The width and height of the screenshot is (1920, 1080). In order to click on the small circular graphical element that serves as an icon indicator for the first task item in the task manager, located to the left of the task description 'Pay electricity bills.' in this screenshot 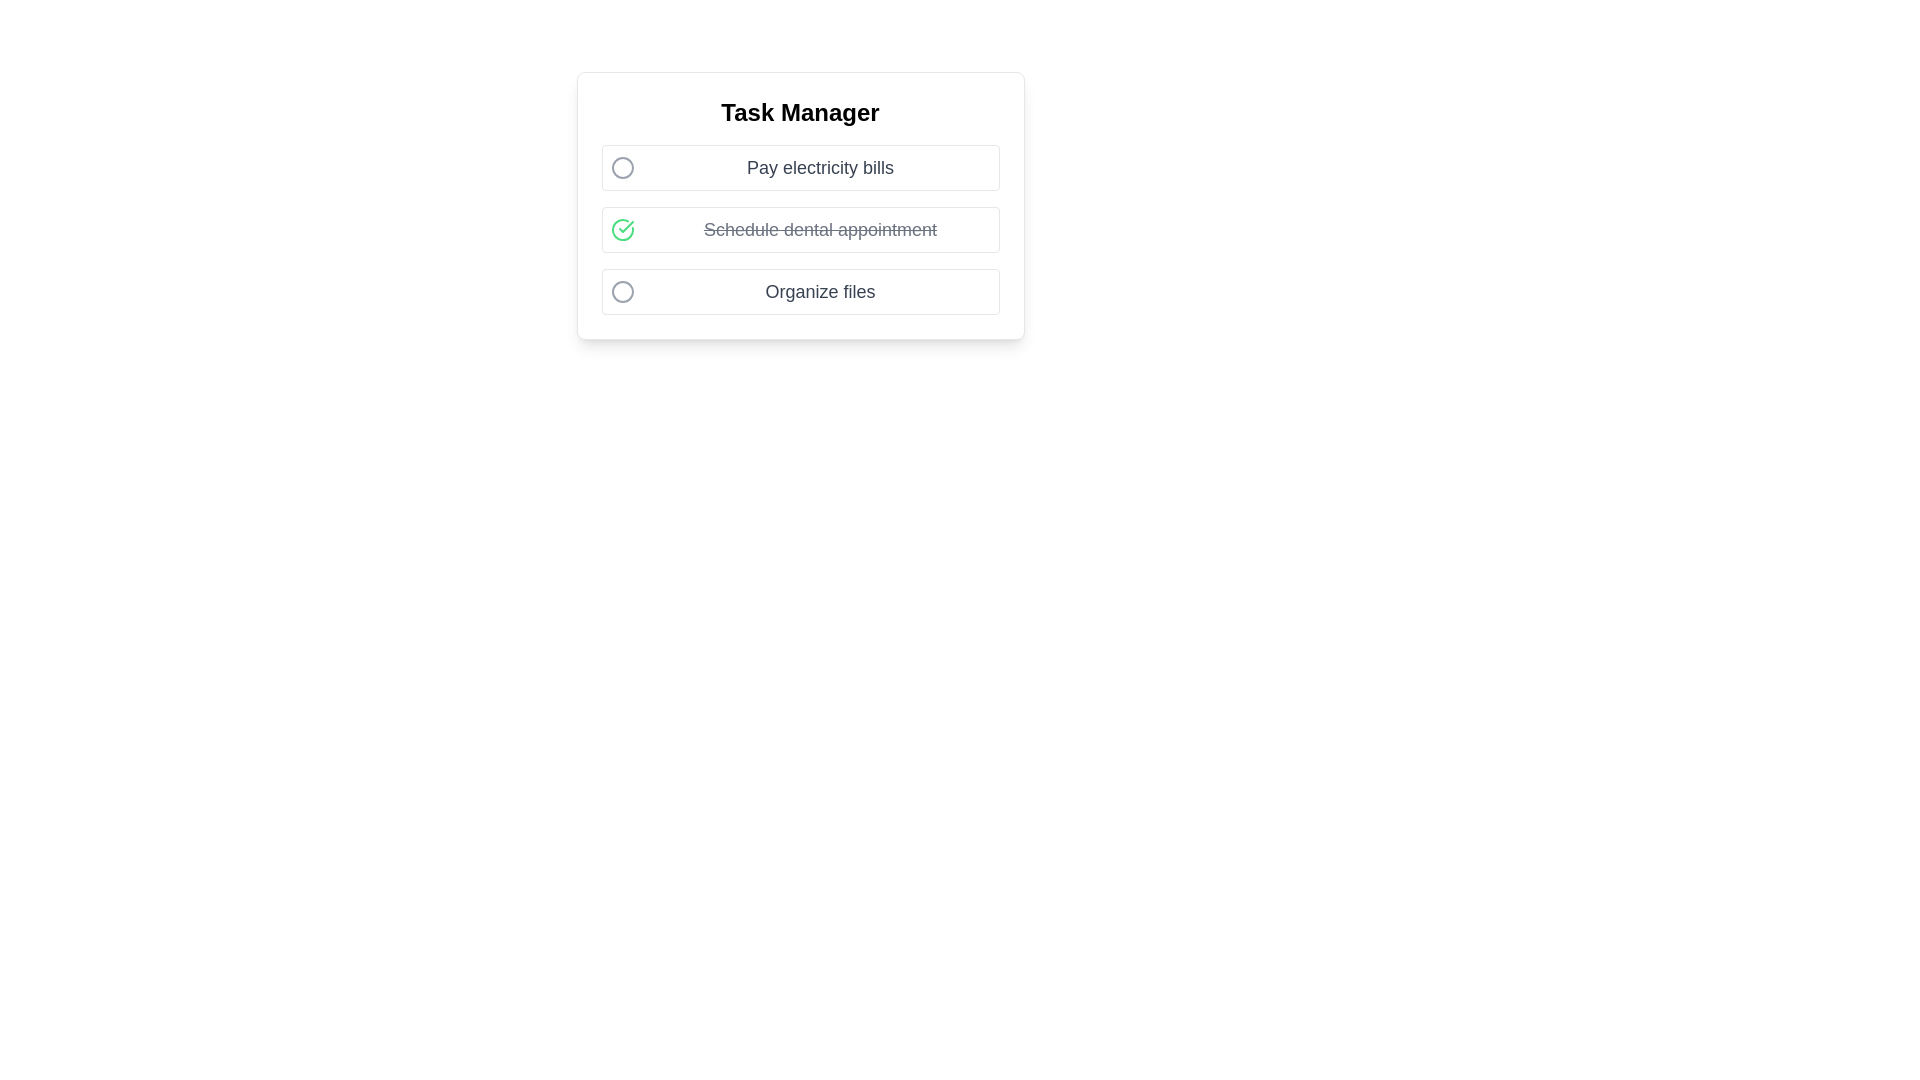, I will do `click(621, 167)`.